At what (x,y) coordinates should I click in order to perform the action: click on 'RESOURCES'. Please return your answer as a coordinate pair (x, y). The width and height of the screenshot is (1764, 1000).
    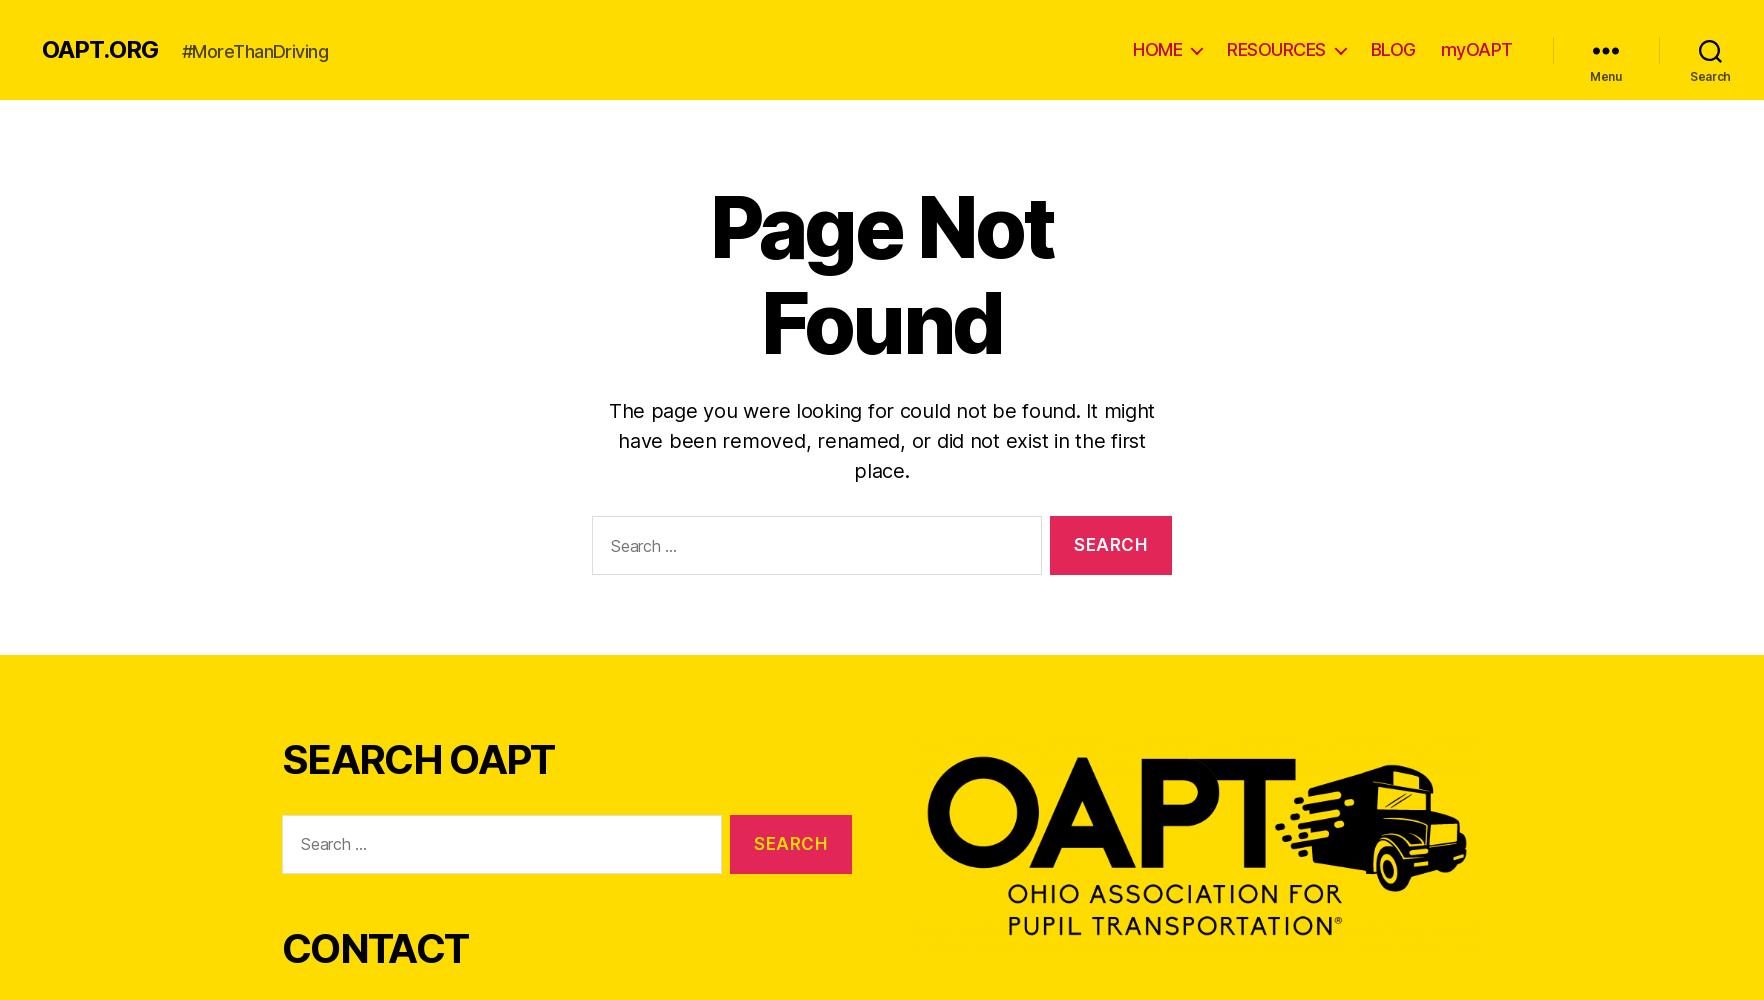
    Looking at the image, I should click on (1276, 49).